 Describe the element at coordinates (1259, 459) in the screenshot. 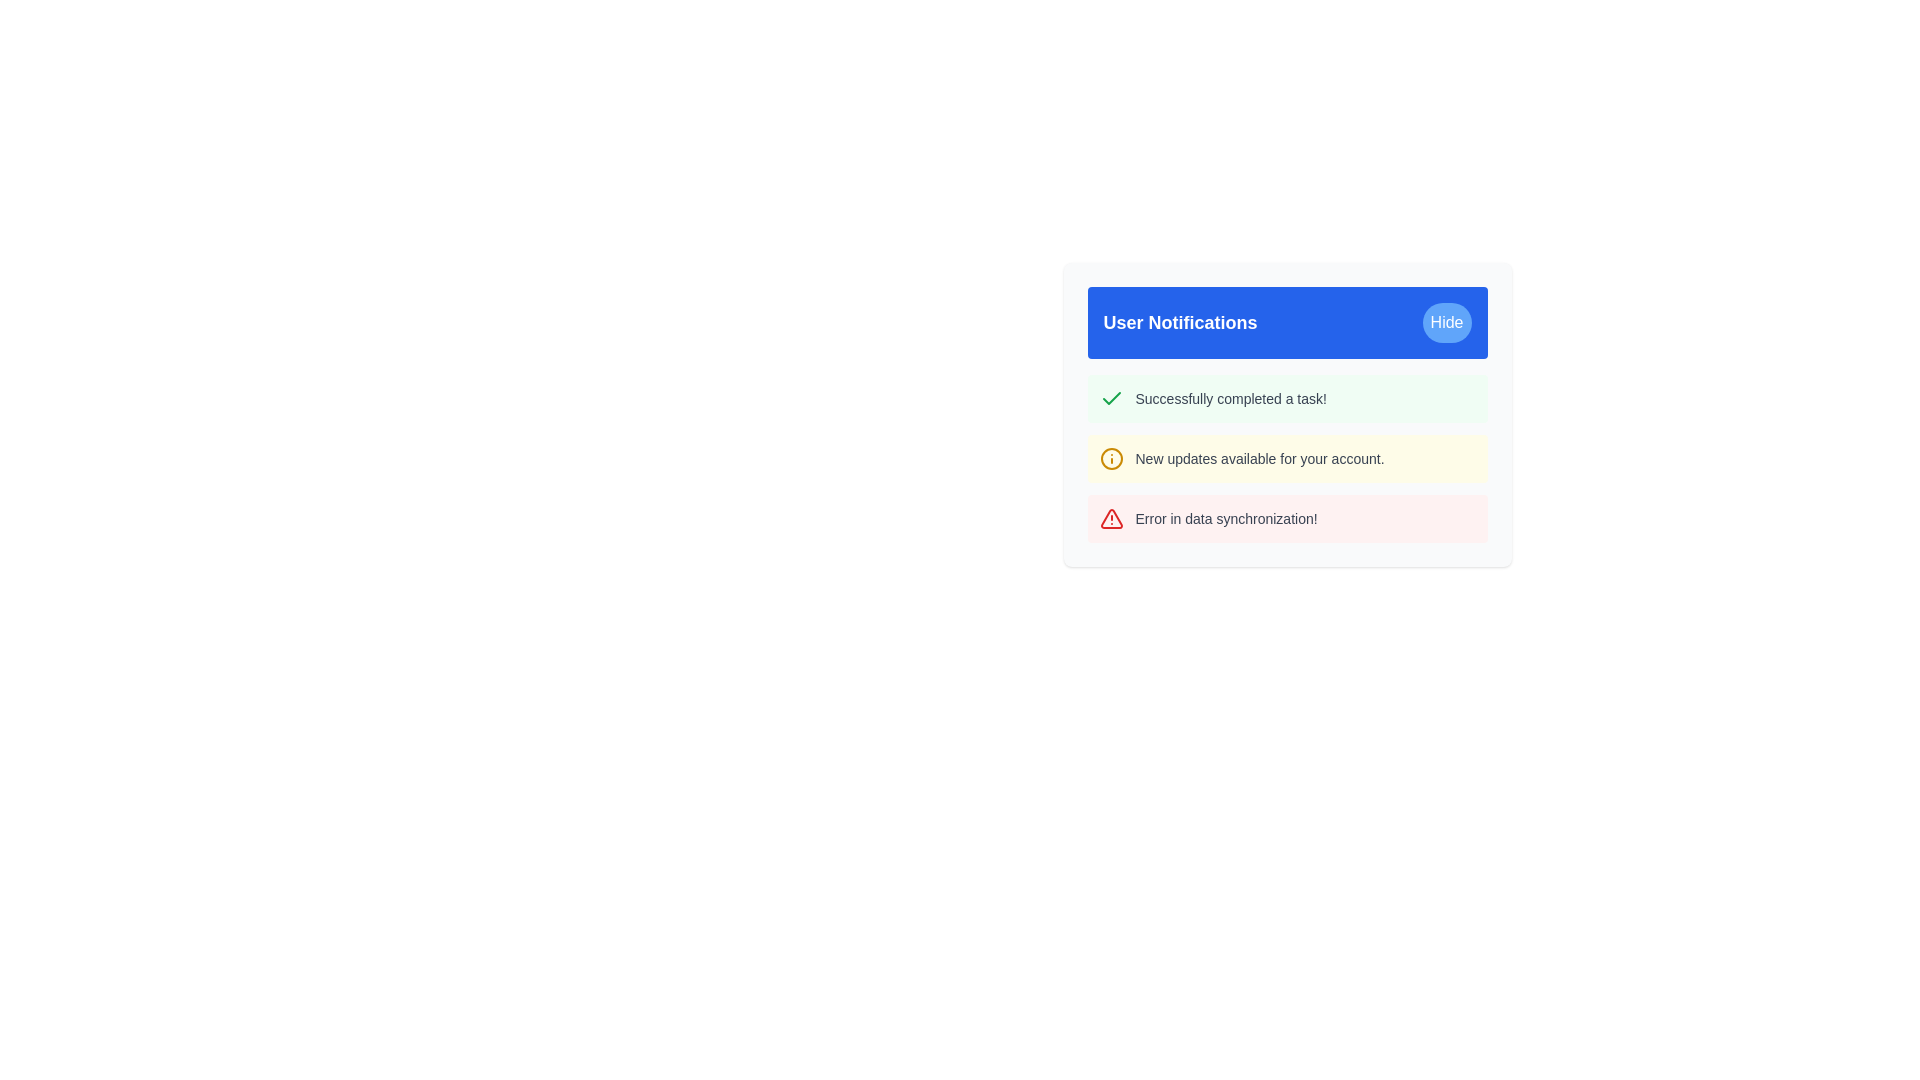

I see `message 'New updates available for your account.' displayed in gray text within the notification area, adjacent to an information icon` at that location.